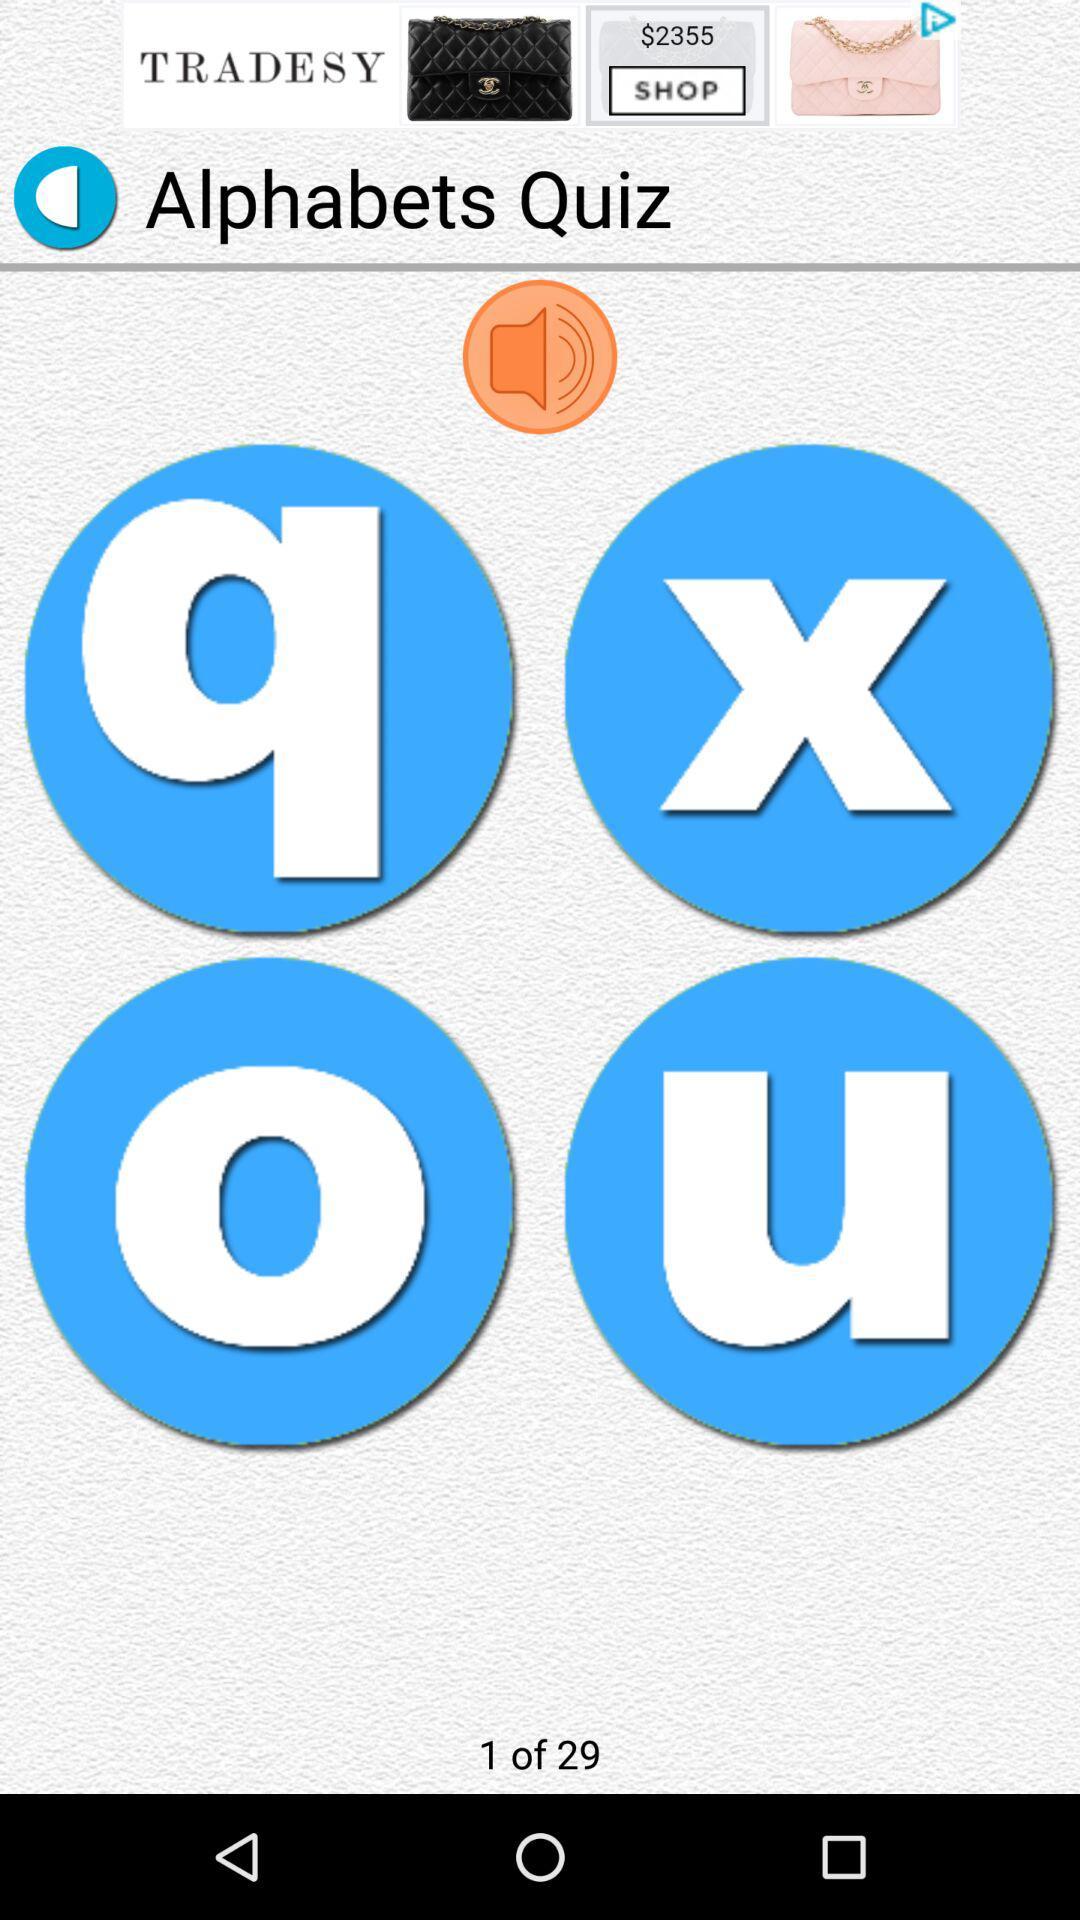 The image size is (1080, 1920). What do you see at coordinates (540, 382) in the screenshot?
I see `the volume icon` at bounding box center [540, 382].